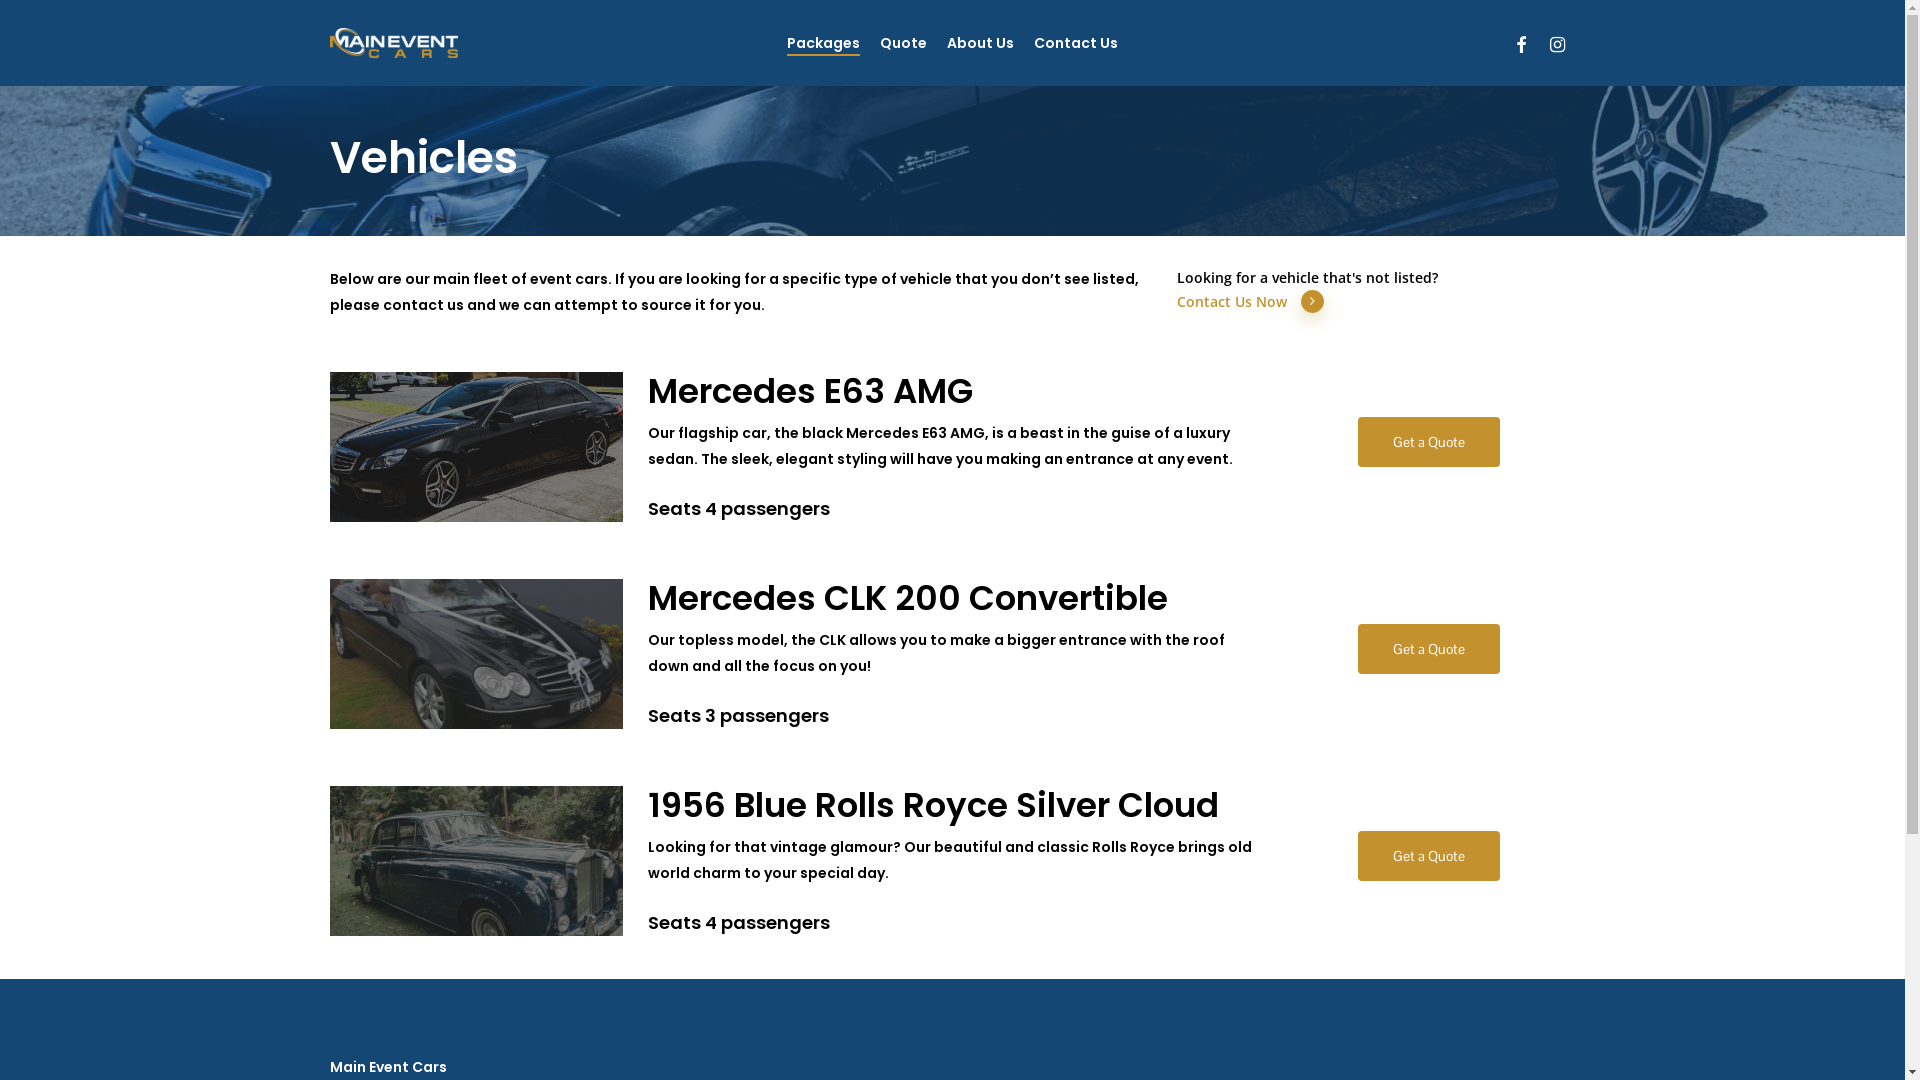 This screenshot has height=1080, width=1920. Describe the element at coordinates (1428, 441) in the screenshot. I see `'Get a Quote'` at that location.